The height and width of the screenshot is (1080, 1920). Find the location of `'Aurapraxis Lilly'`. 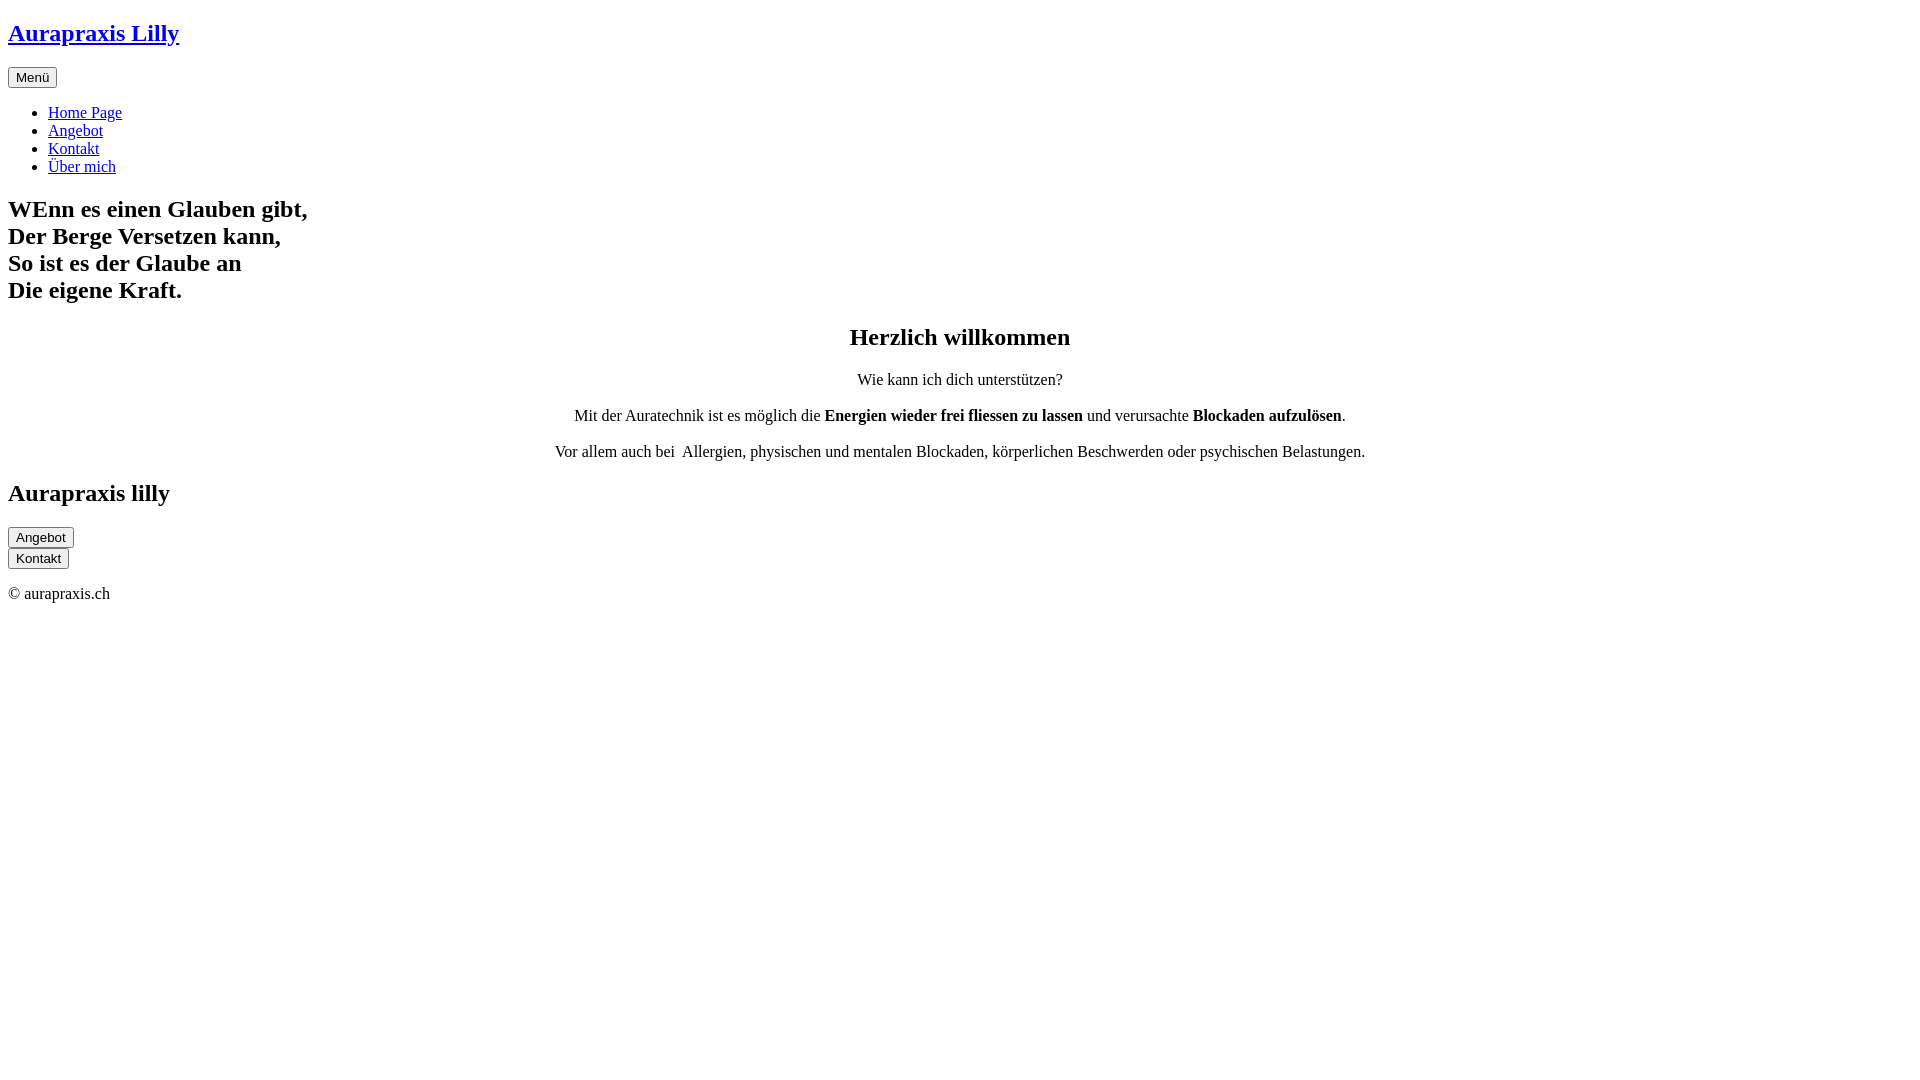

'Aurapraxis Lilly' is located at coordinates (8, 33).